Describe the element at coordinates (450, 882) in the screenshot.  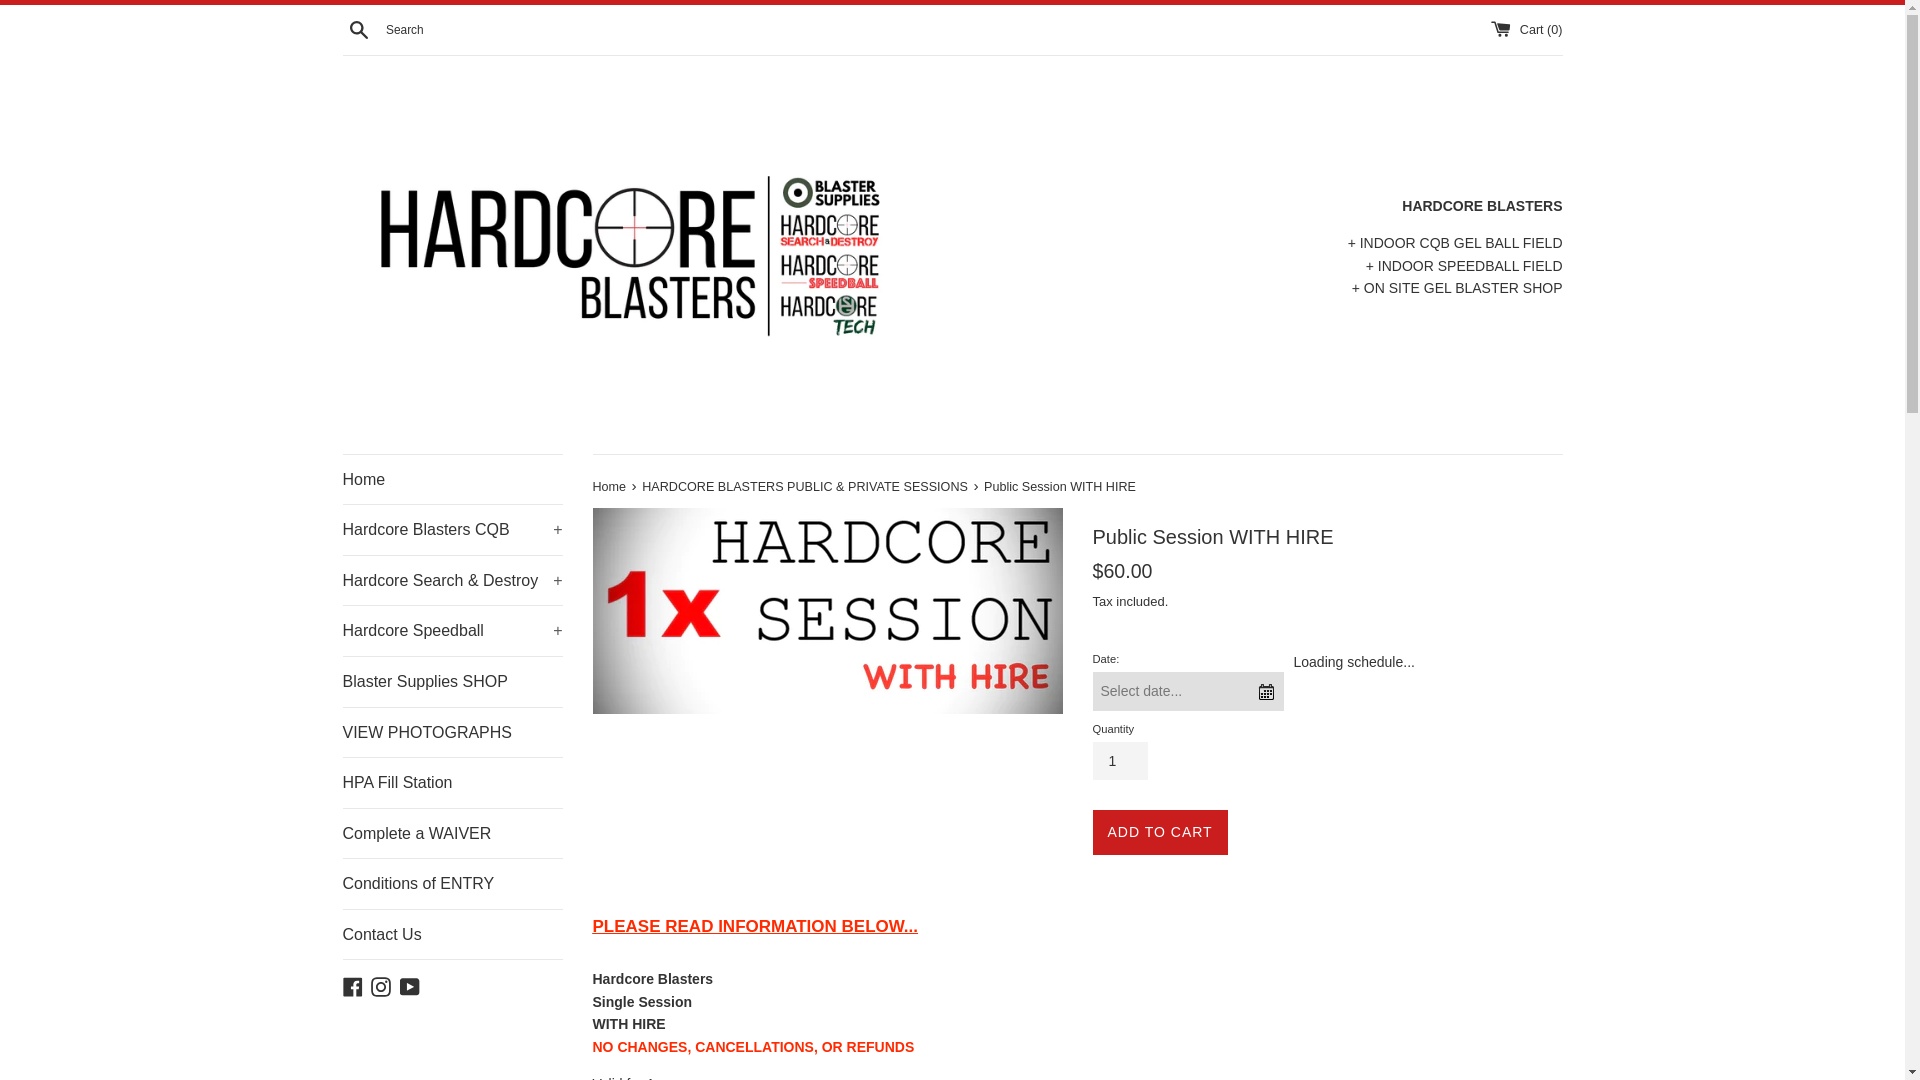
I see `'Conditions of ENTRY'` at that location.